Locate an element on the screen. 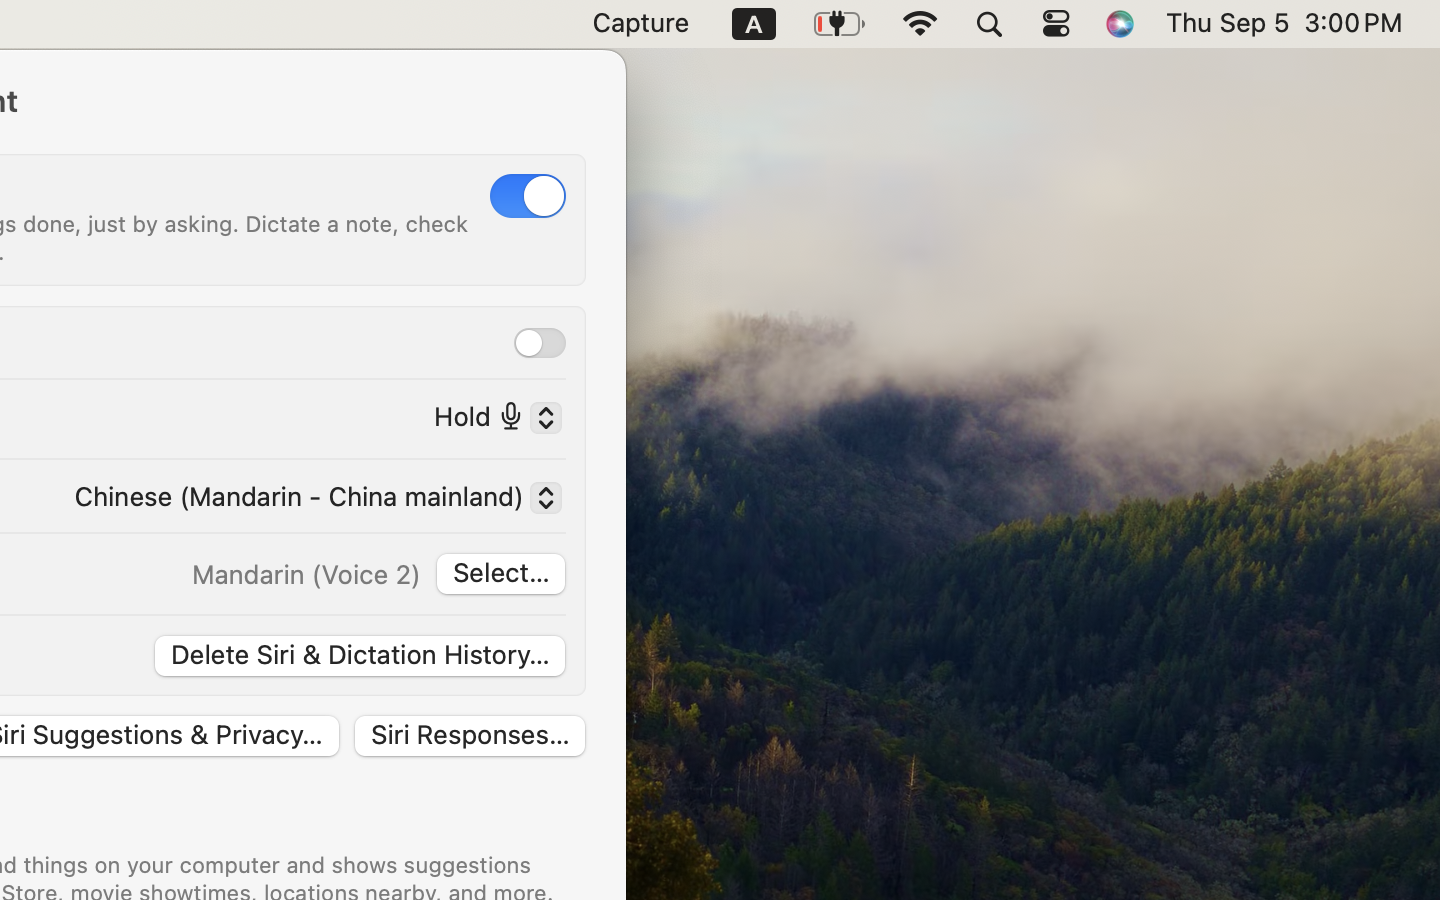 The image size is (1440, 900). 'Chinese (Mandarin - China mainland)' is located at coordinates (310, 500).